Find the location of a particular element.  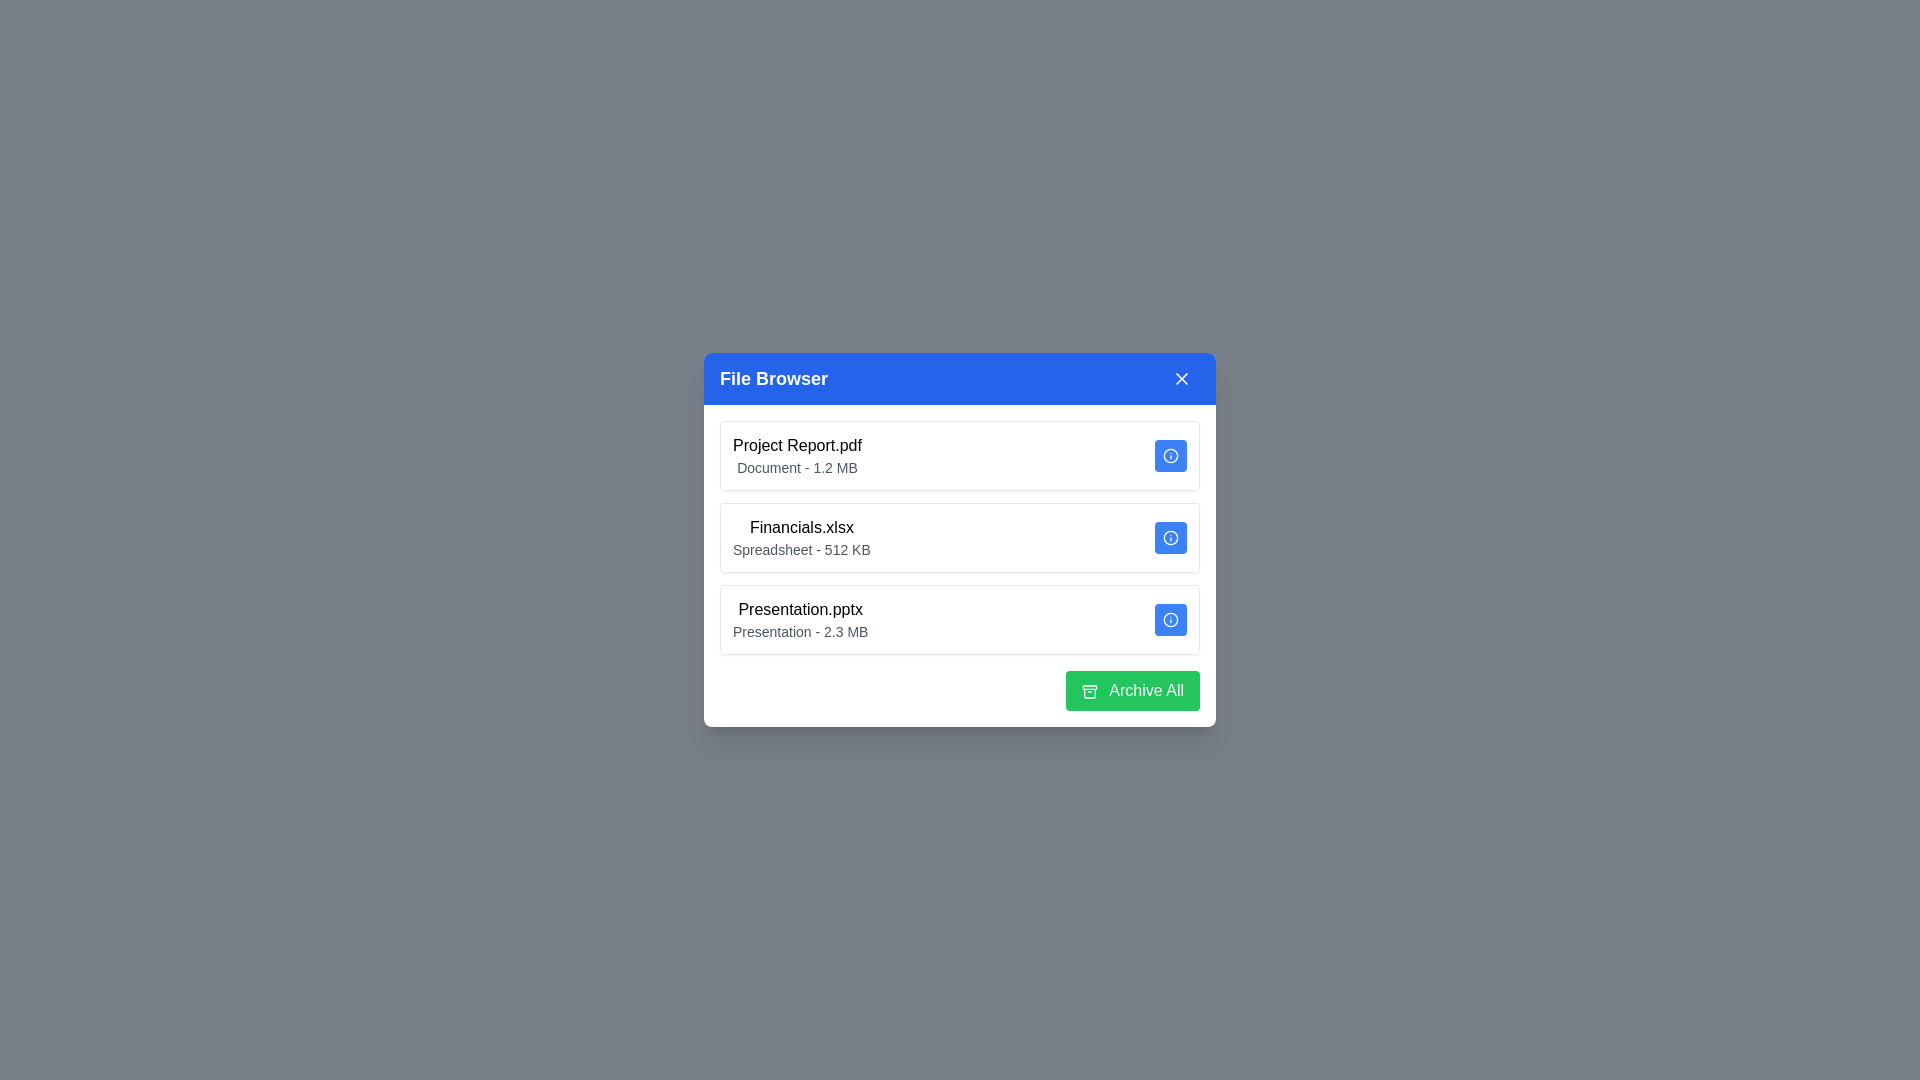

close button at the top-right corner of the File Browser dialog is located at coordinates (1181, 378).